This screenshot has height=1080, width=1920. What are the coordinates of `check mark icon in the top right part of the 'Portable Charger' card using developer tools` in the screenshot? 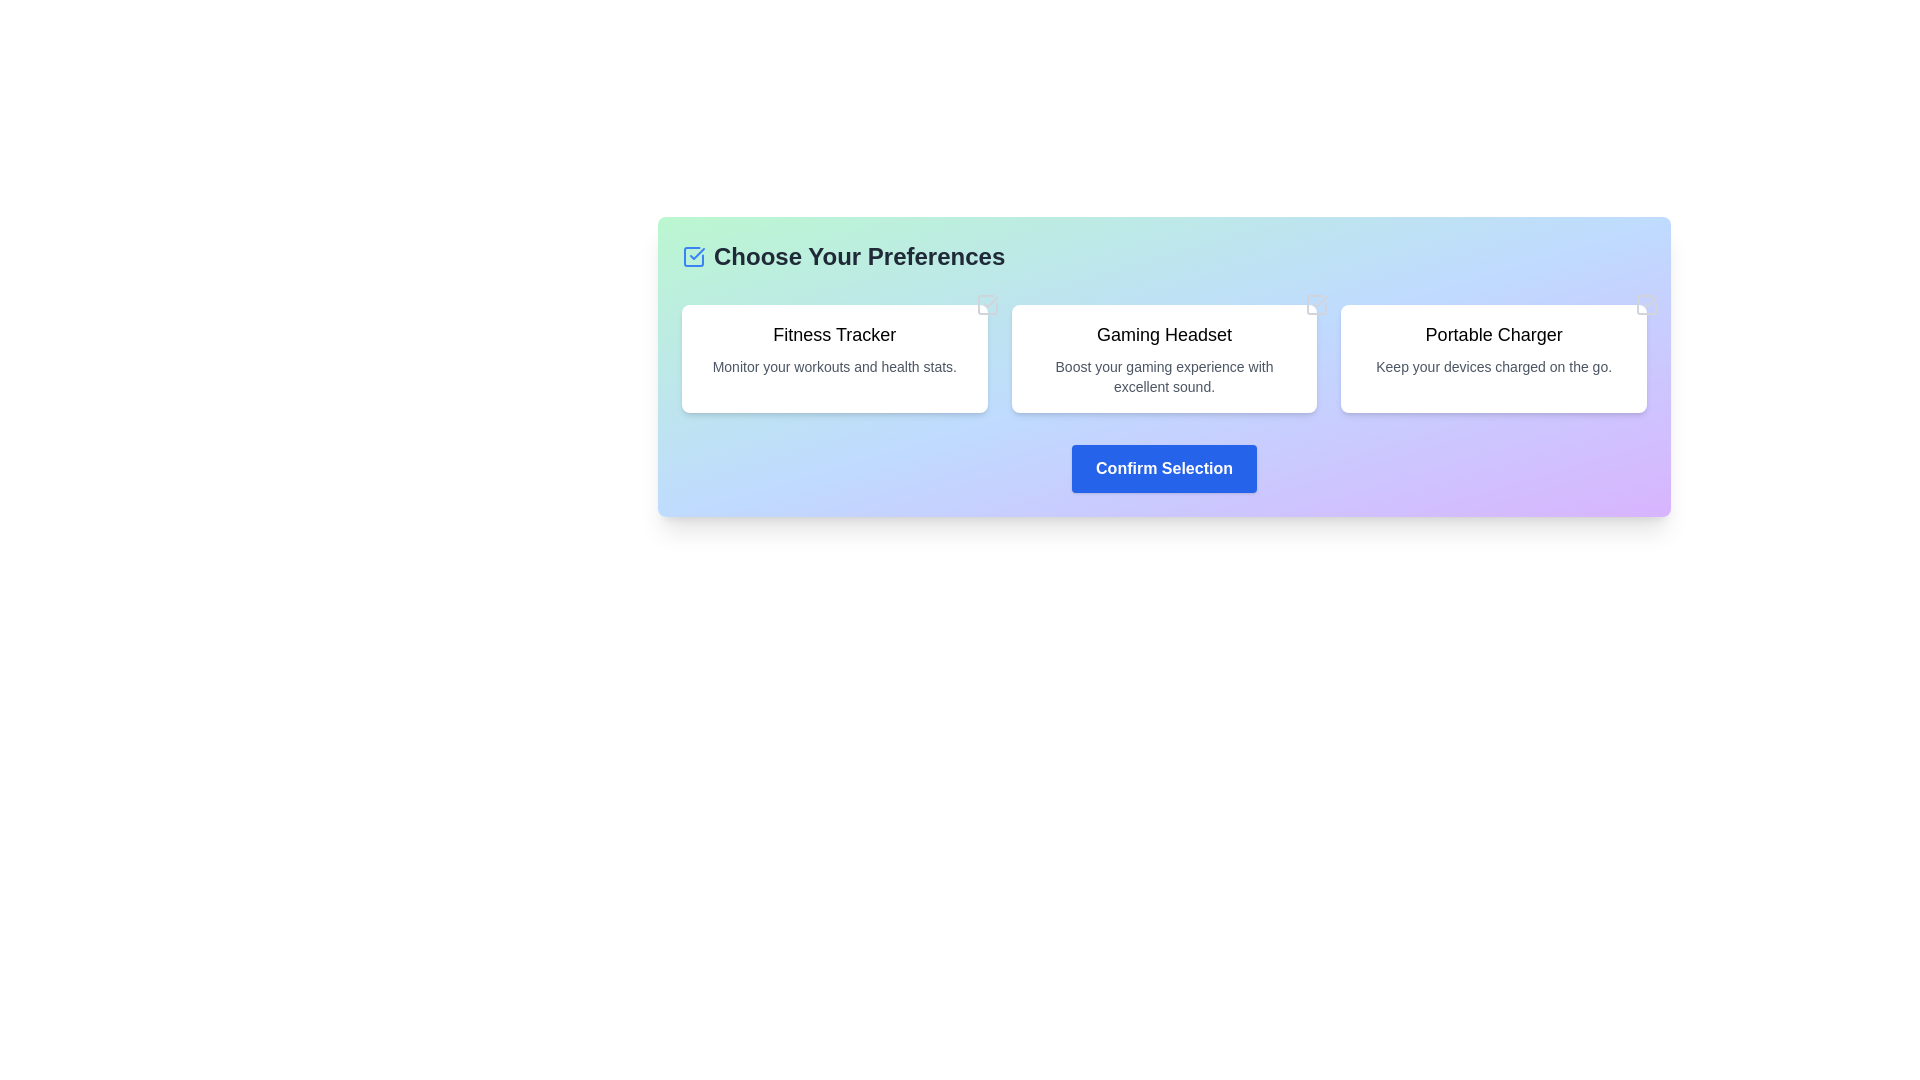 It's located at (1650, 301).